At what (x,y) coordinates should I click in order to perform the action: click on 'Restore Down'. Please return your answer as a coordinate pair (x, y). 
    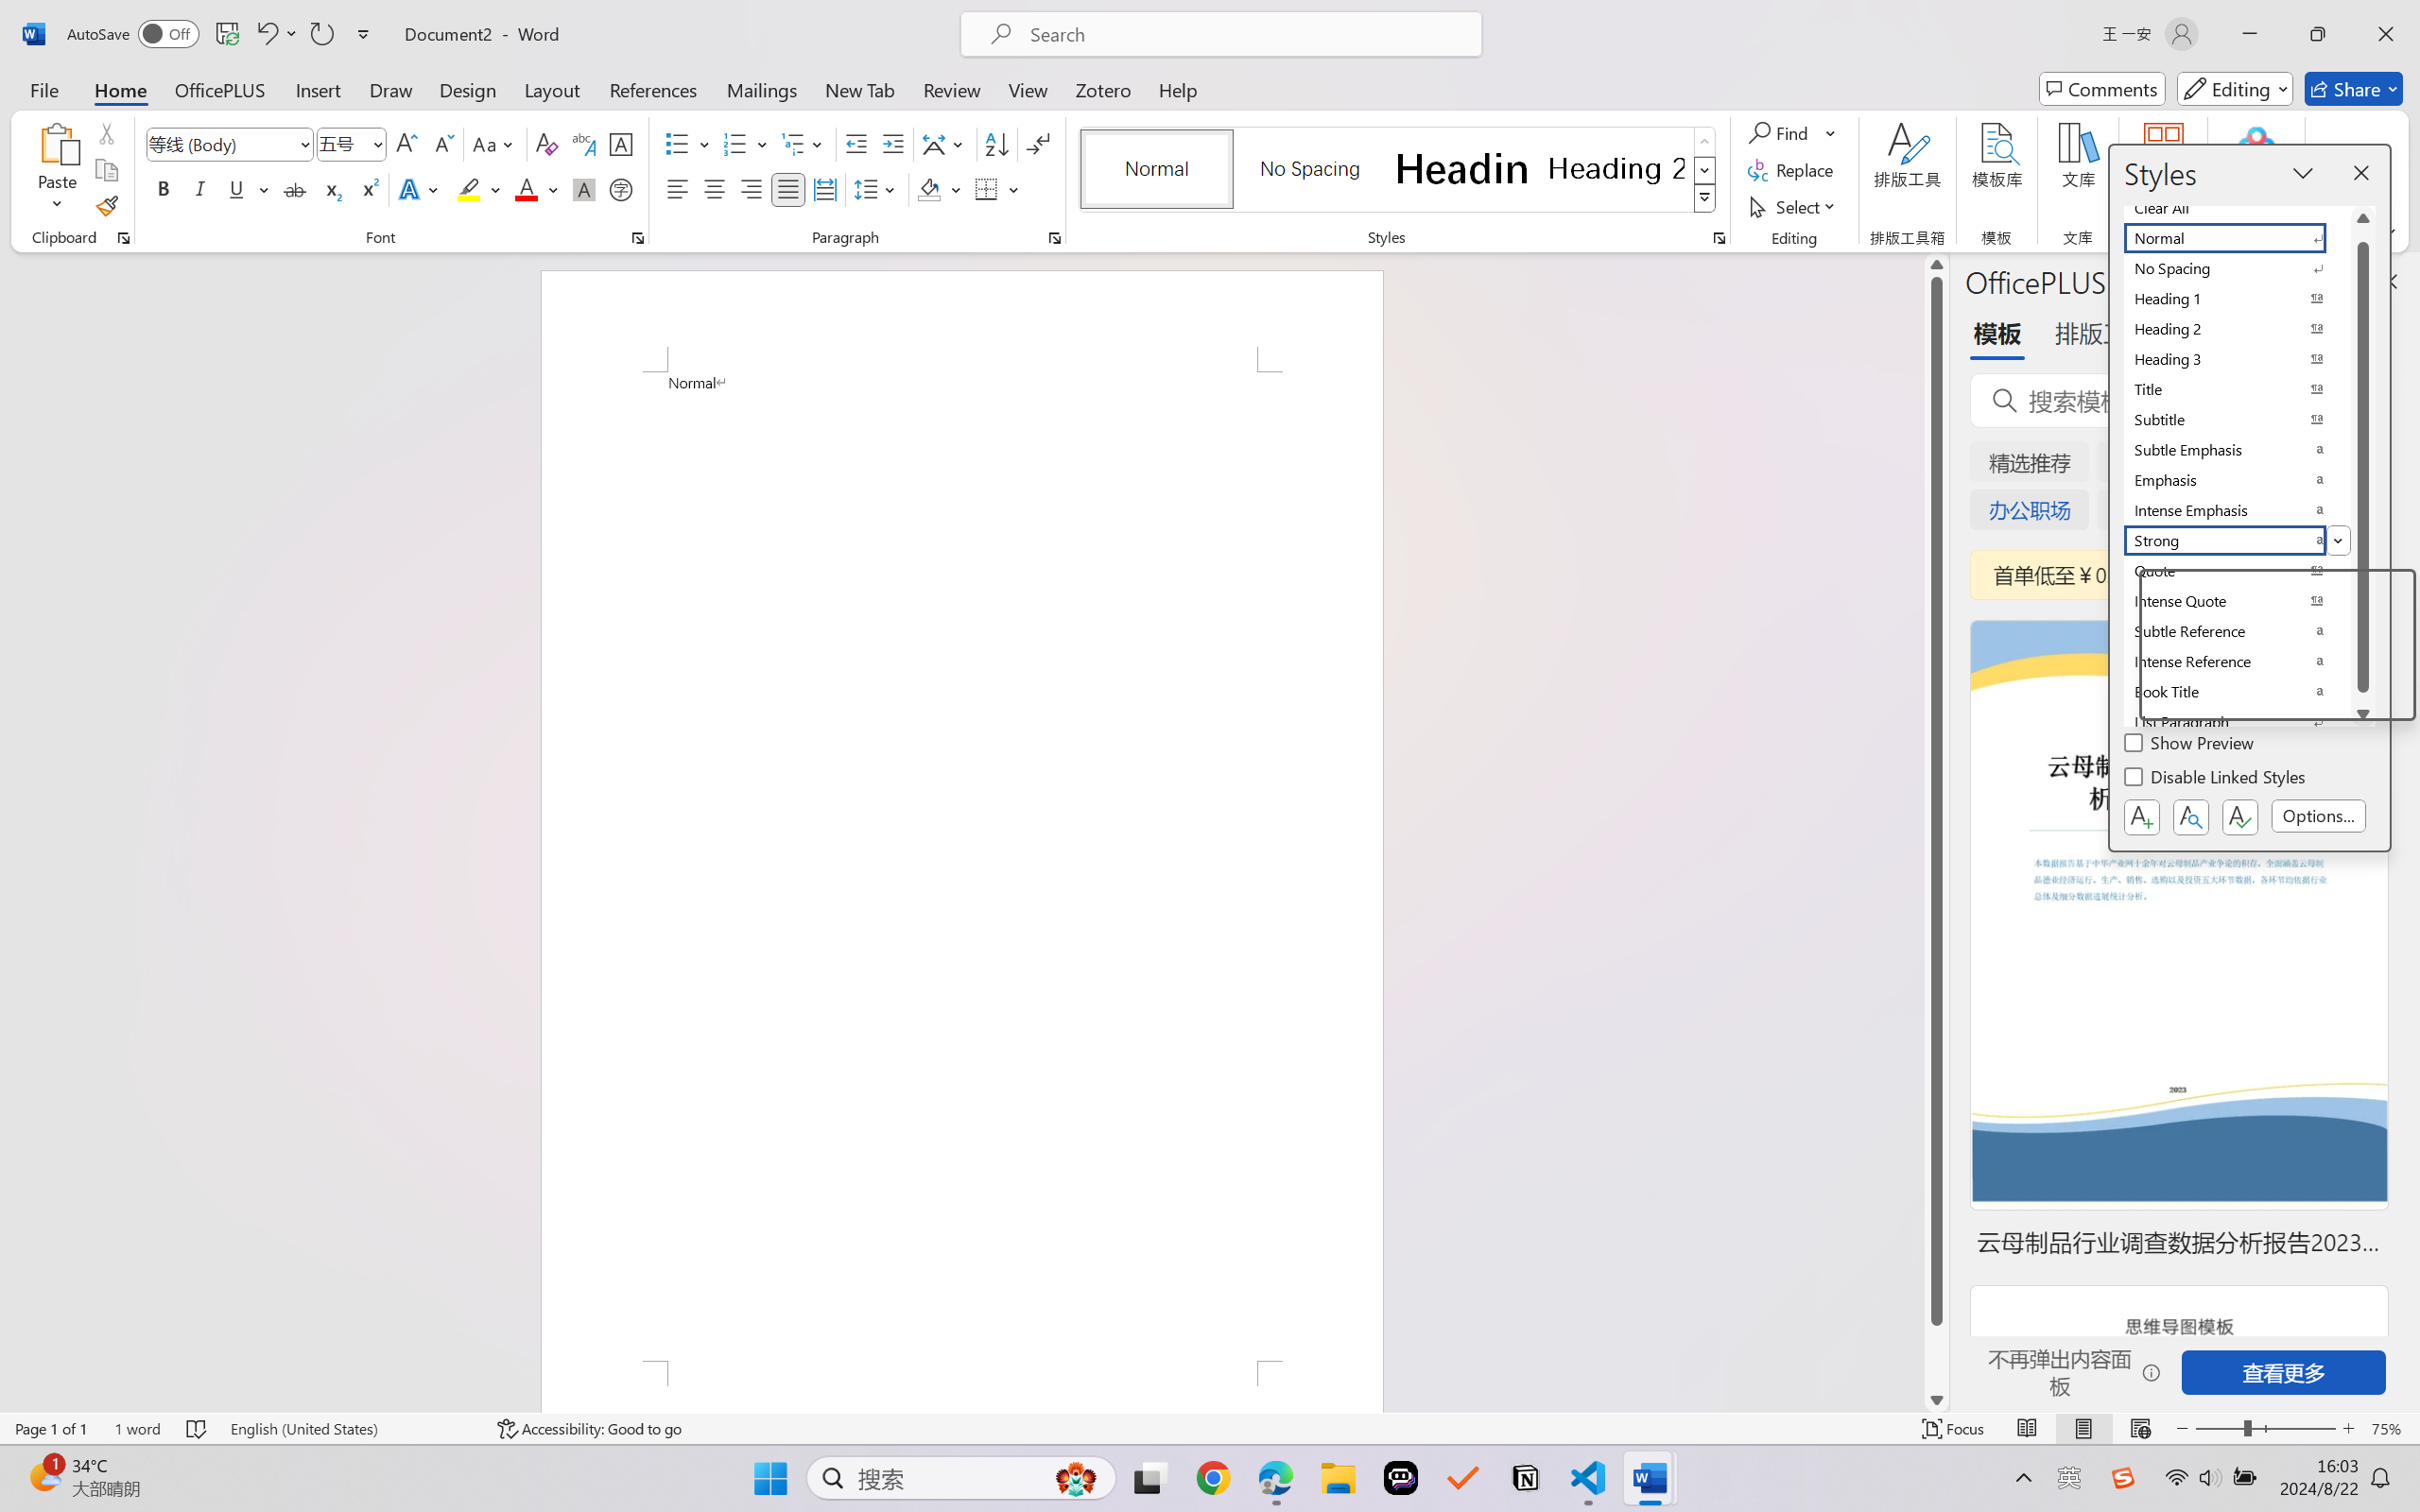
    Looking at the image, I should click on (2318, 33).